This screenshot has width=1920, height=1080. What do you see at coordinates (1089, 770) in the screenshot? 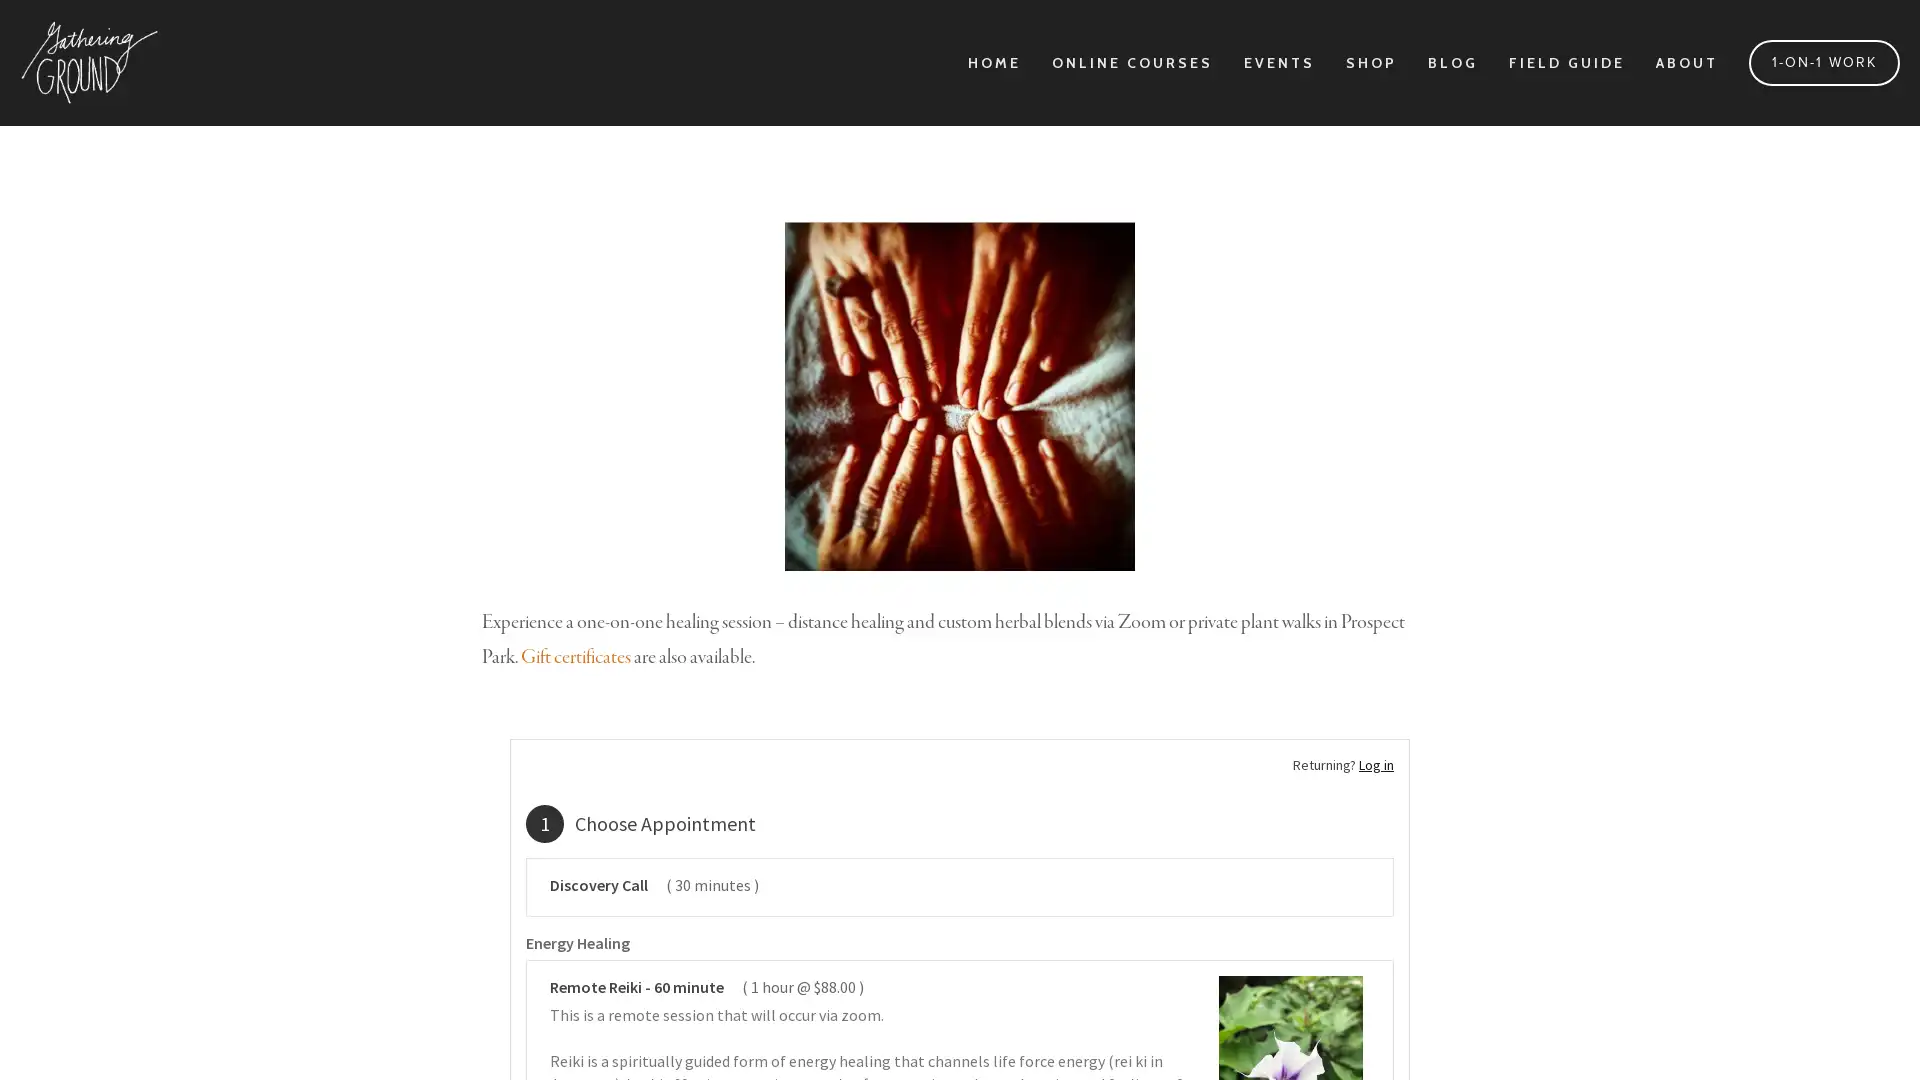
I see `Sign Up` at bounding box center [1089, 770].